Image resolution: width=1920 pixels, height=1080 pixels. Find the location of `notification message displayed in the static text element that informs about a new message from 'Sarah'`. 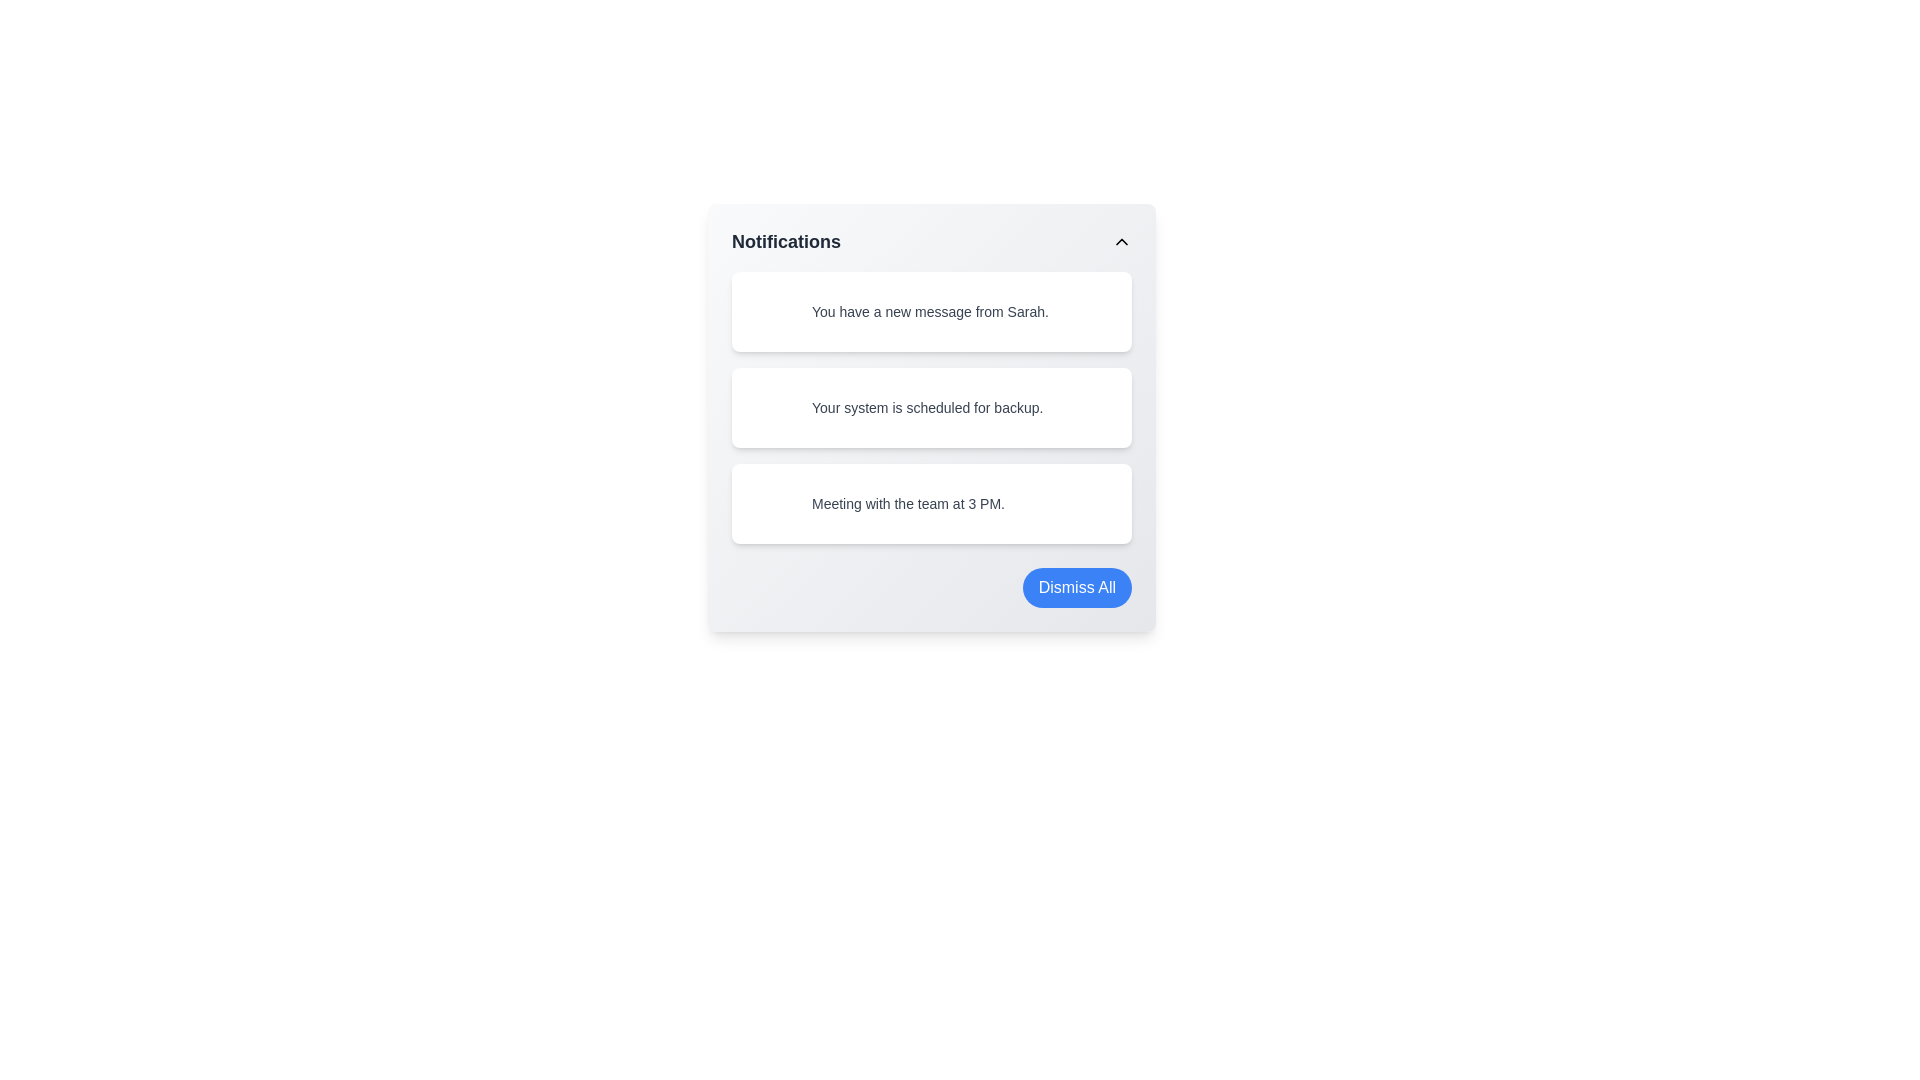

notification message displayed in the static text element that informs about a new message from 'Sarah' is located at coordinates (929, 312).